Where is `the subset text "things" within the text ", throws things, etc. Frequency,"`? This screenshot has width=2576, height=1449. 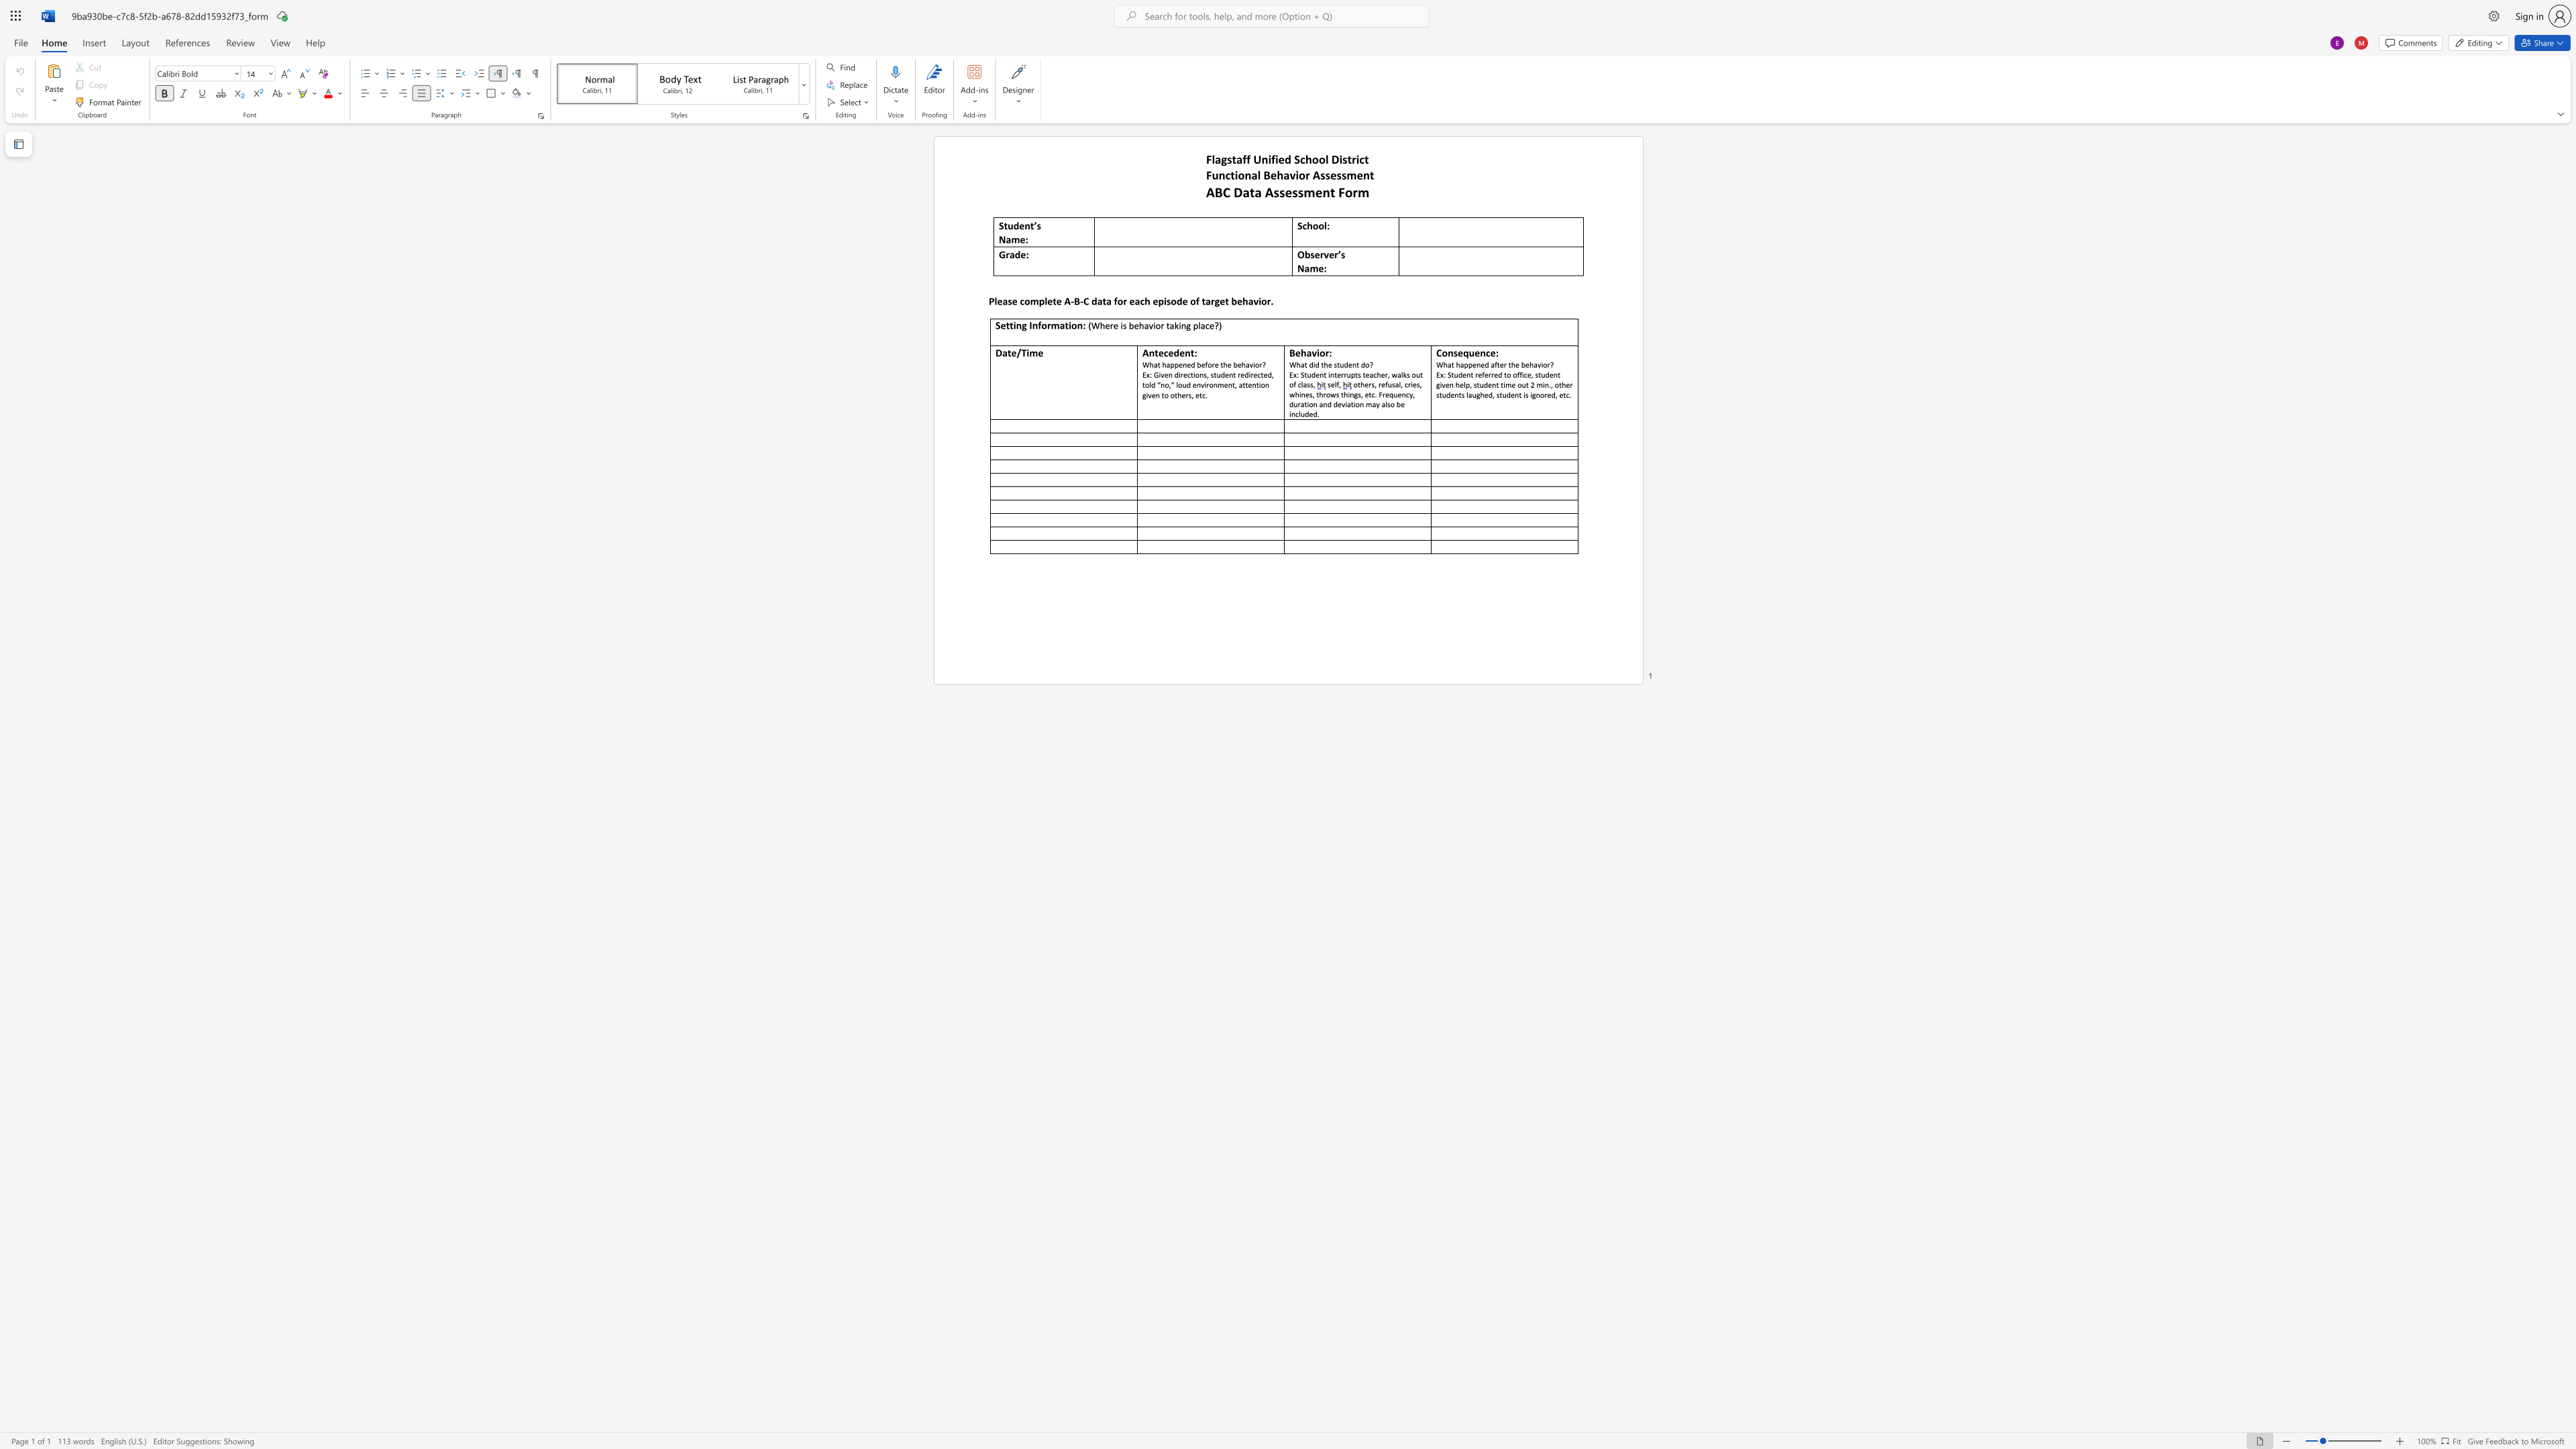
the subset text "things" within the text ", throws things, etc. Frequency," is located at coordinates (1340, 394).